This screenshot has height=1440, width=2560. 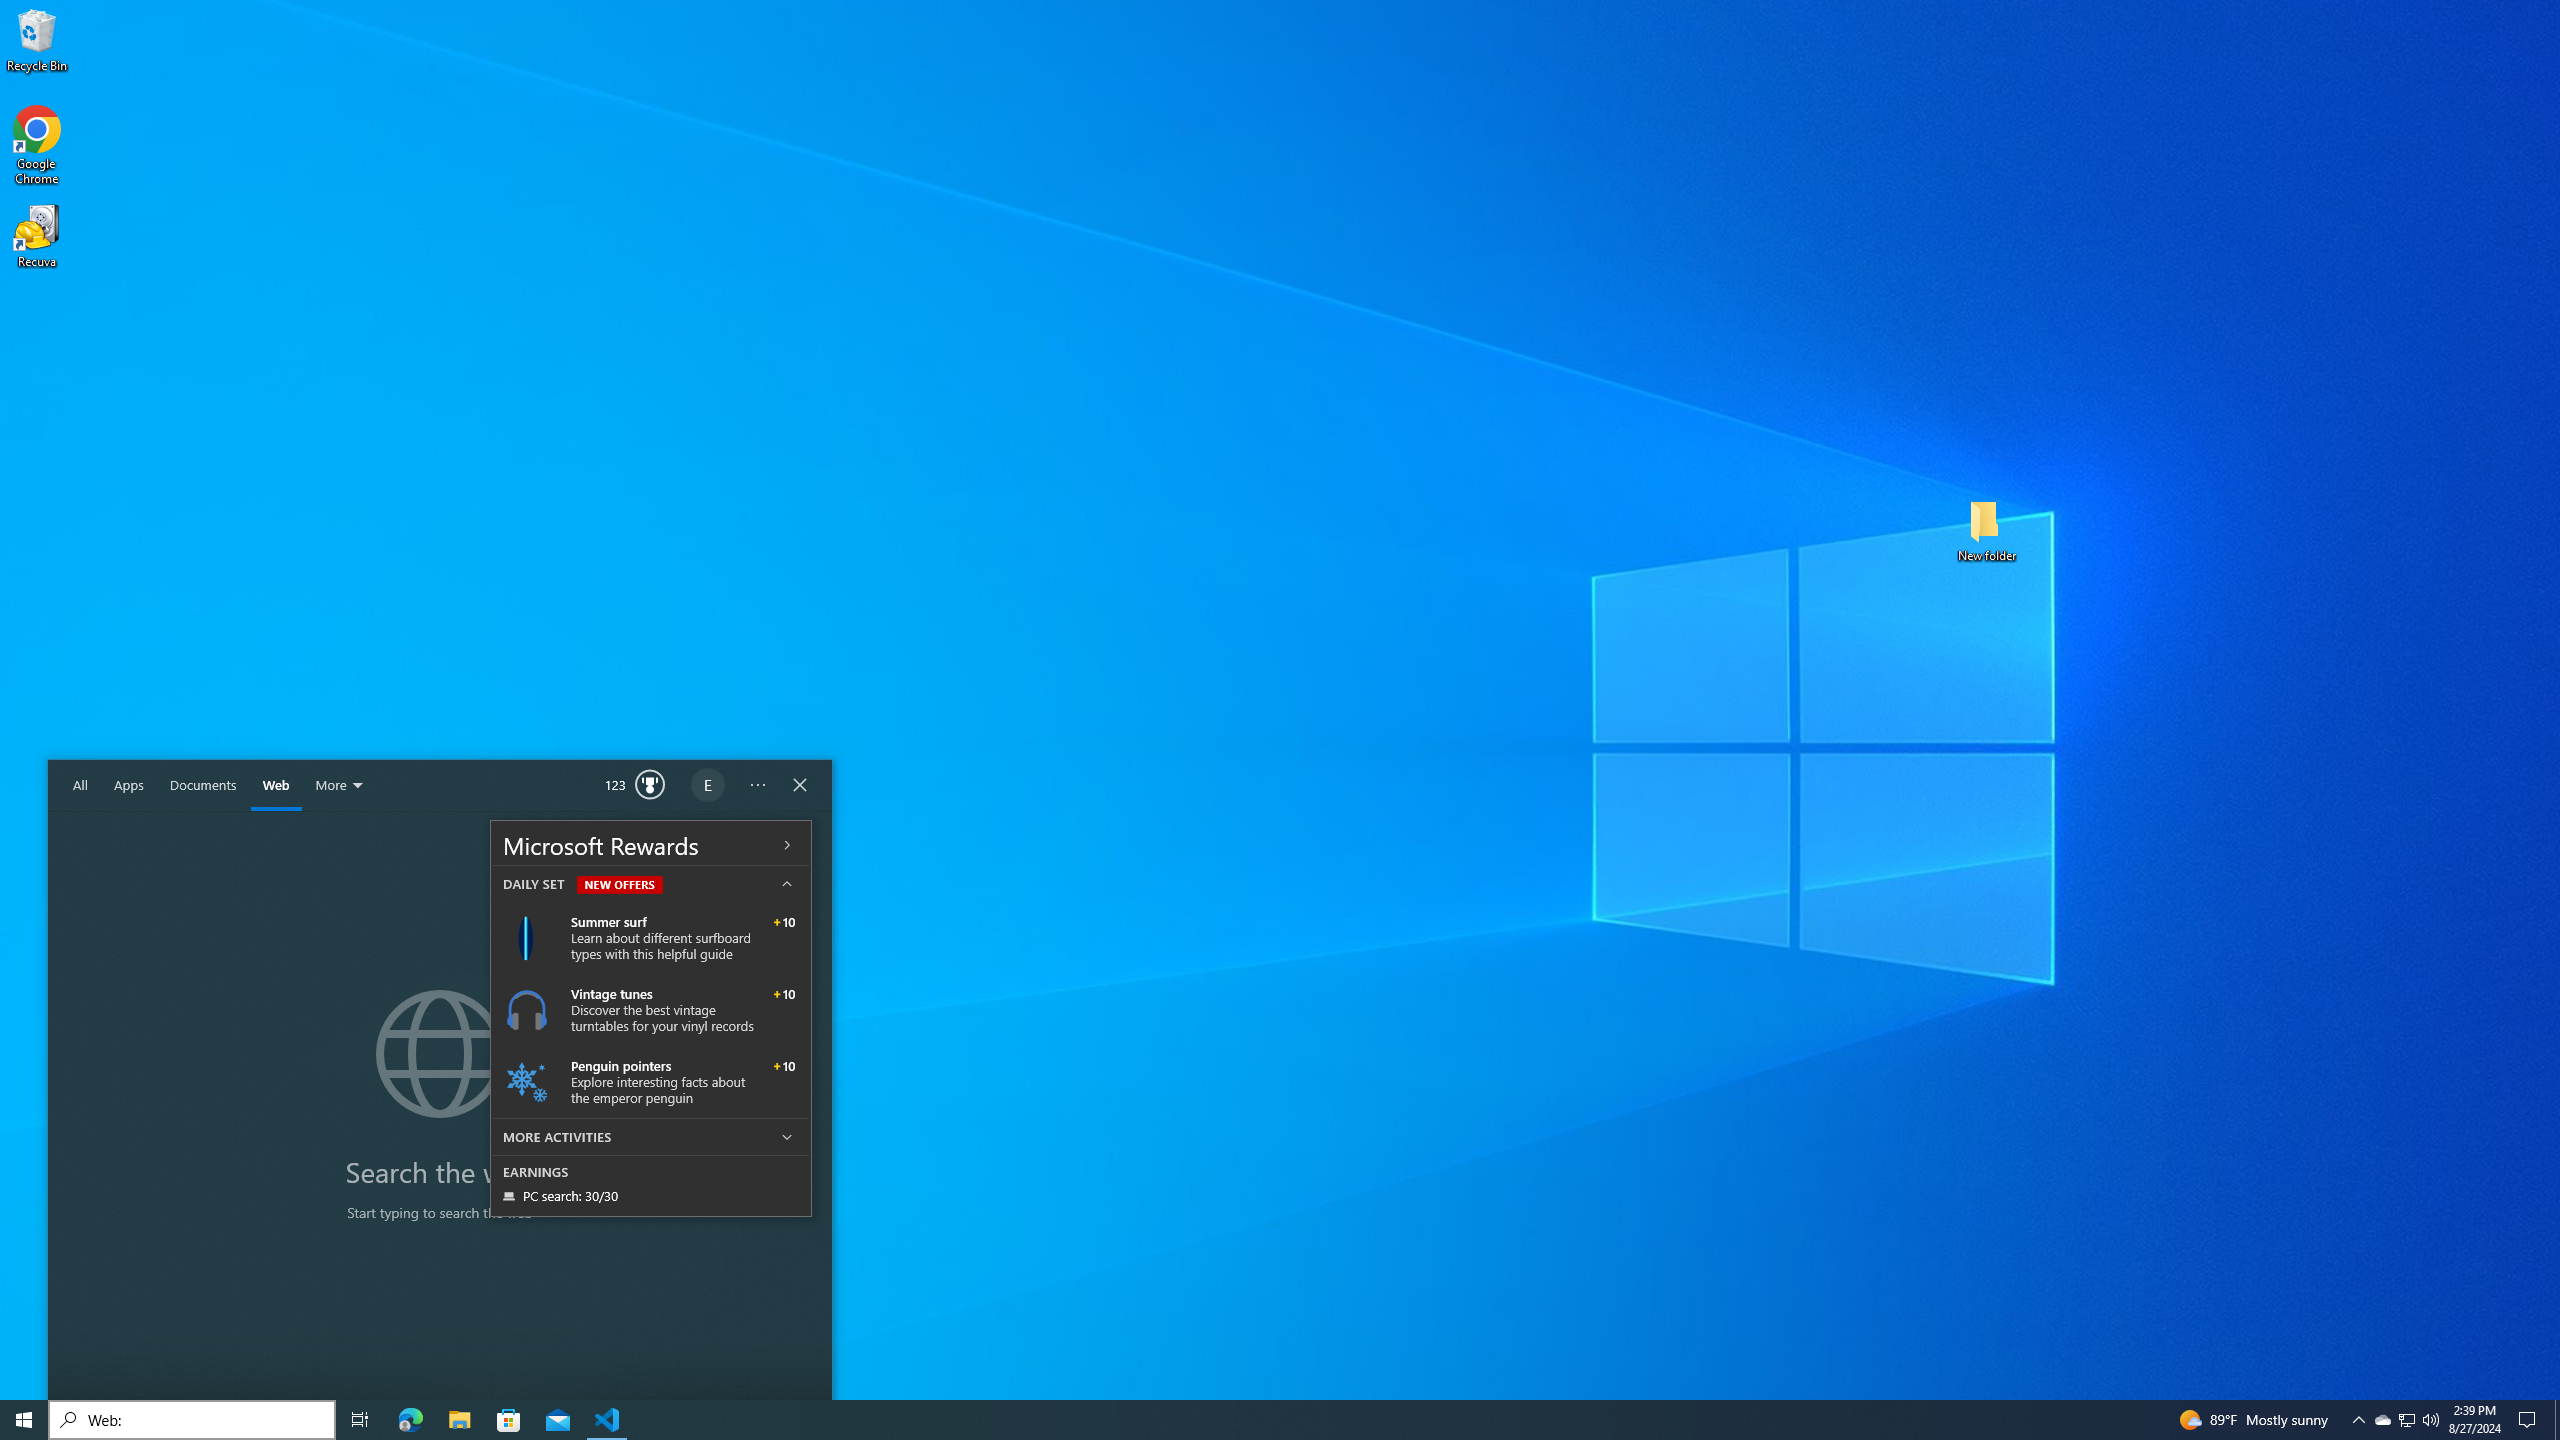 I want to click on 'Close Windows Search', so click(x=799, y=785).